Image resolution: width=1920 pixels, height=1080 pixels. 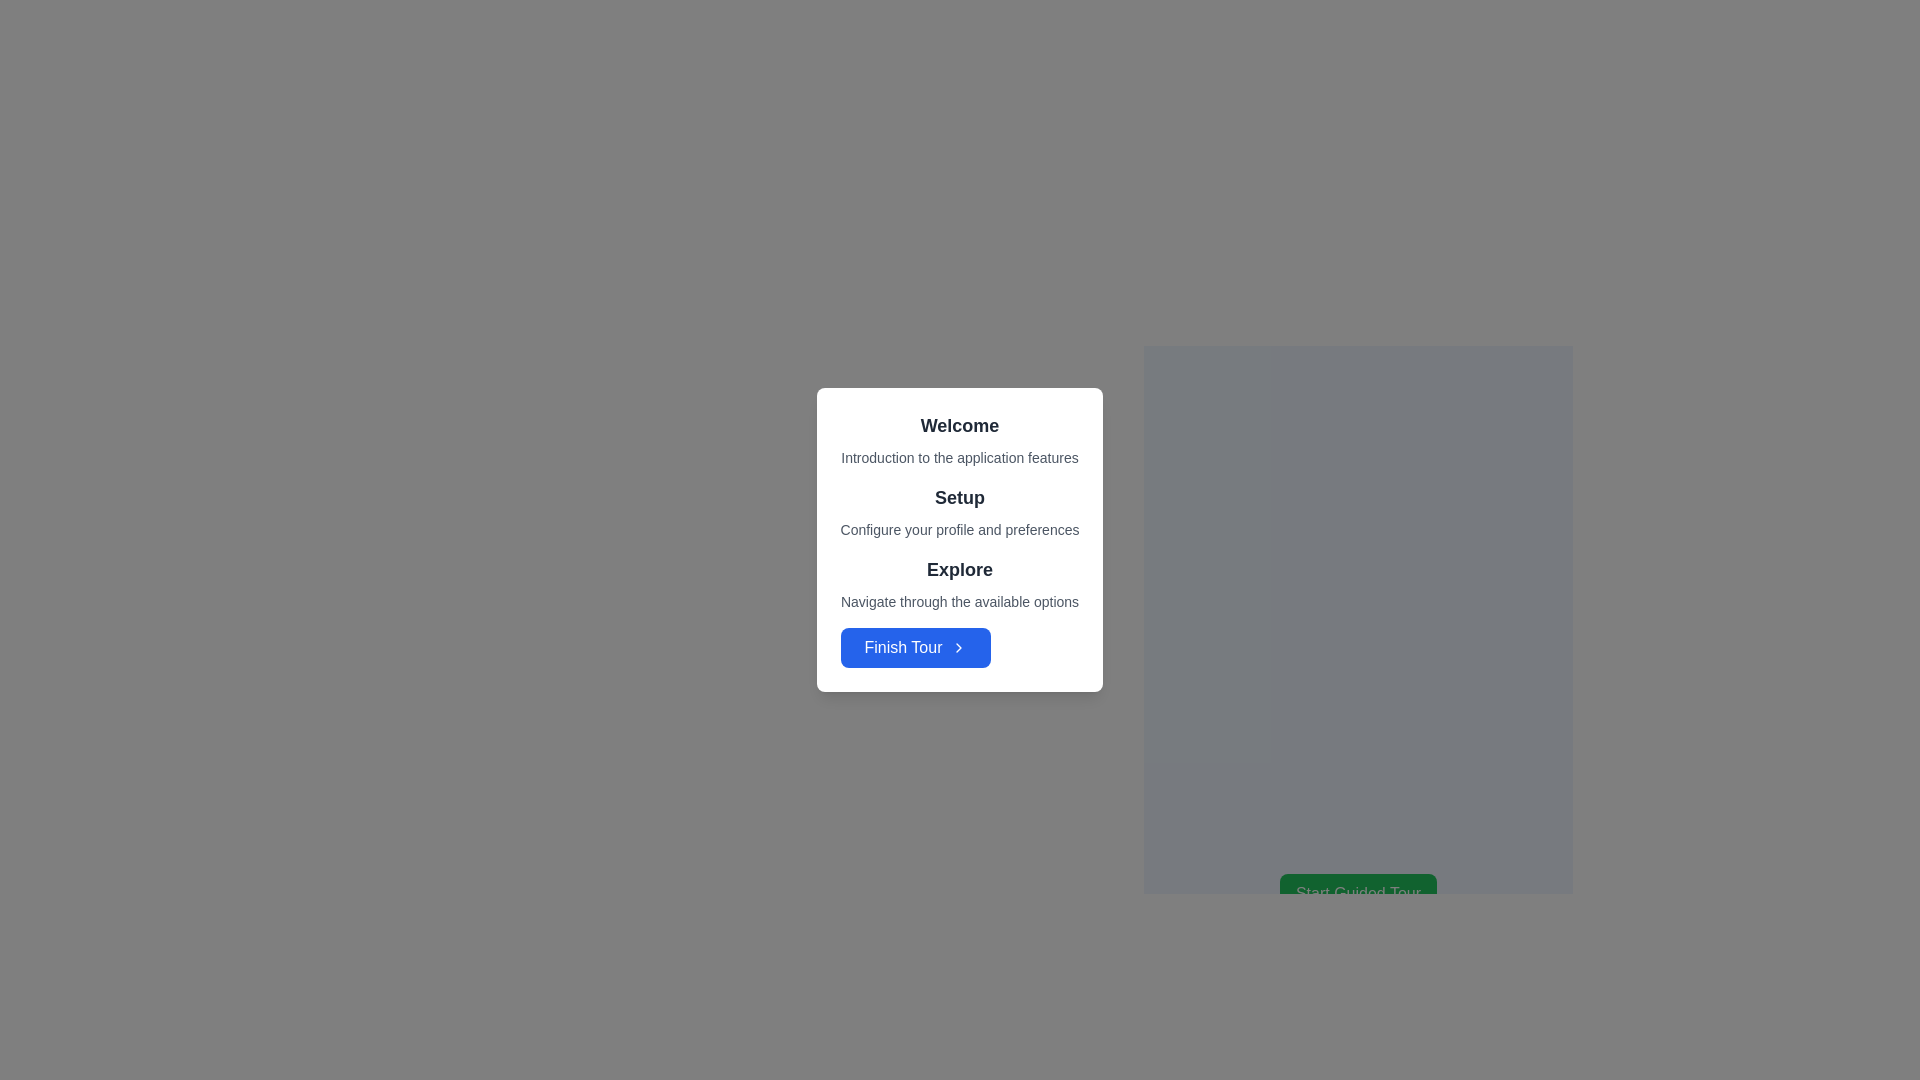 I want to click on the small right-facing chevron icon with a blue background located next to the 'Finish Tour' button at the bottom of the modal, so click(x=957, y=648).